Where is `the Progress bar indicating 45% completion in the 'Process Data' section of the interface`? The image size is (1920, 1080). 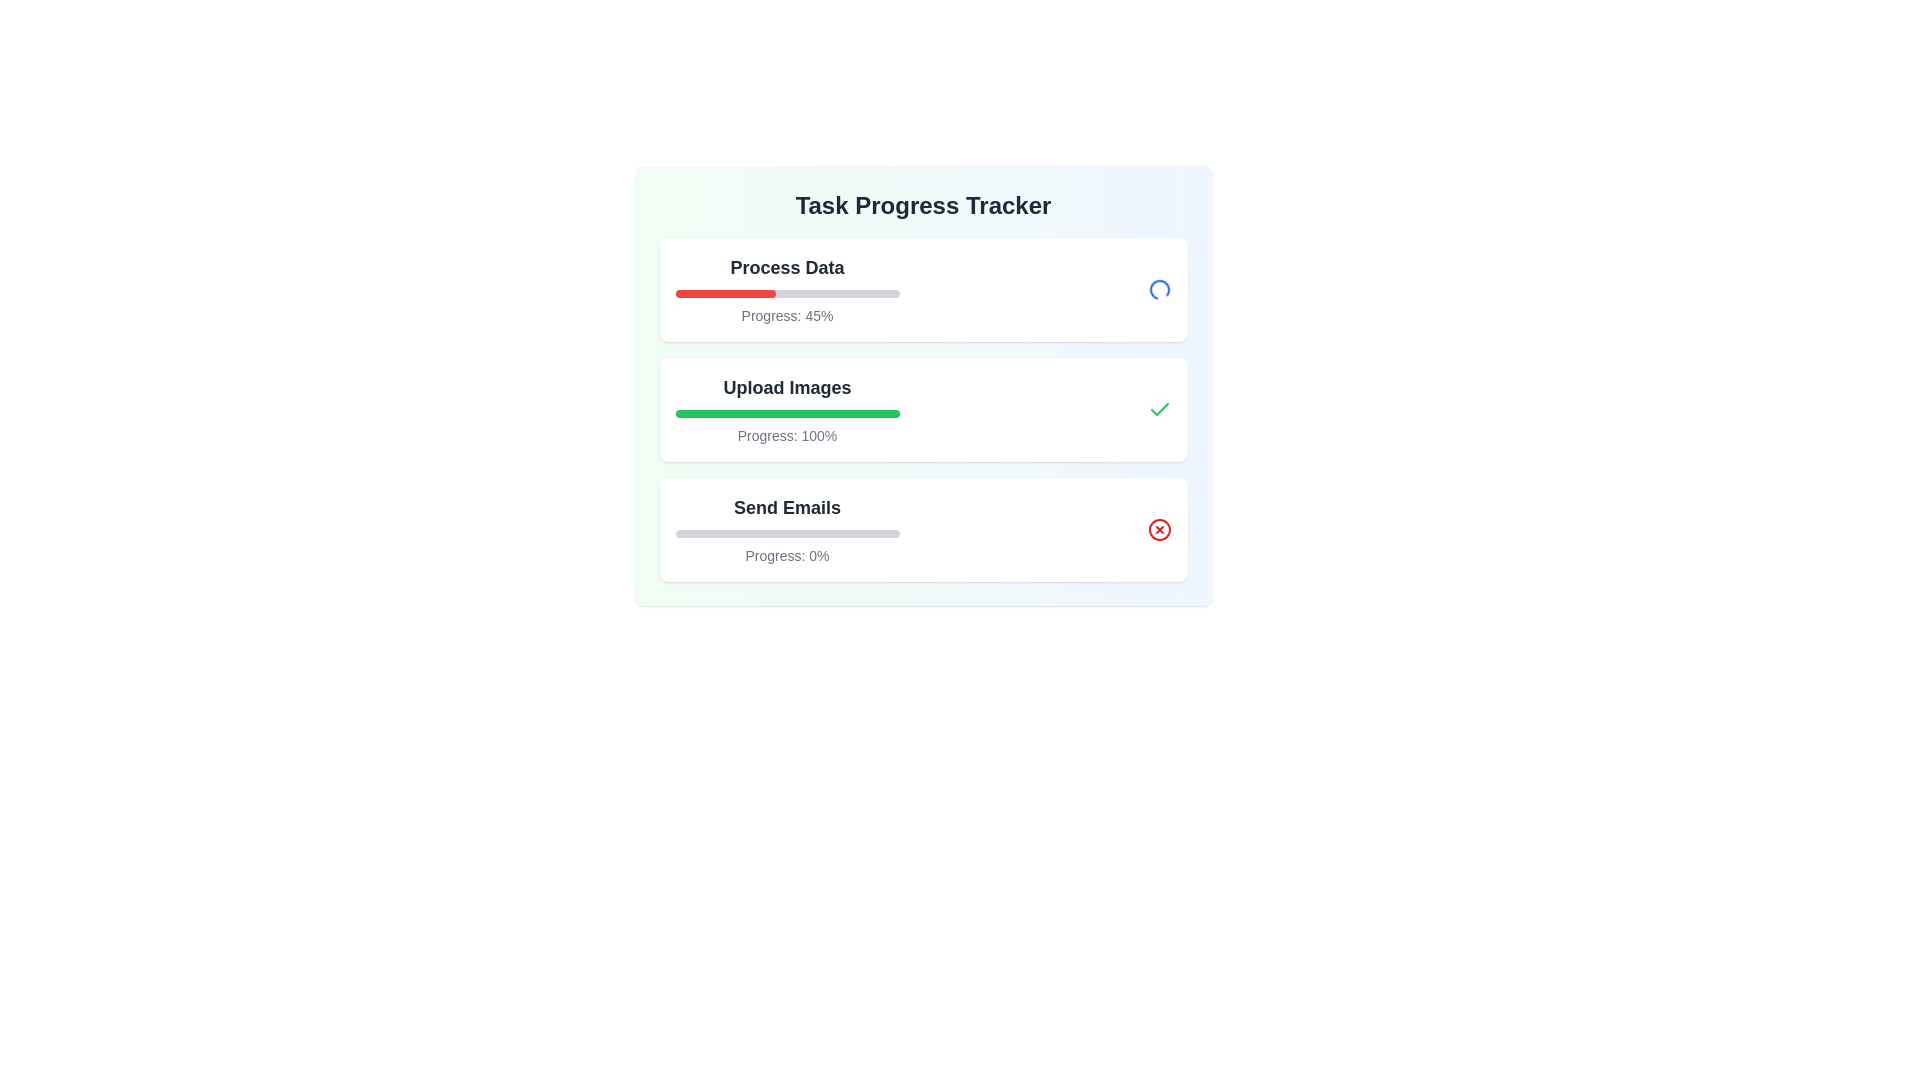 the Progress bar indicating 45% completion in the 'Process Data' section of the interface is located at coordinates (786, 293).